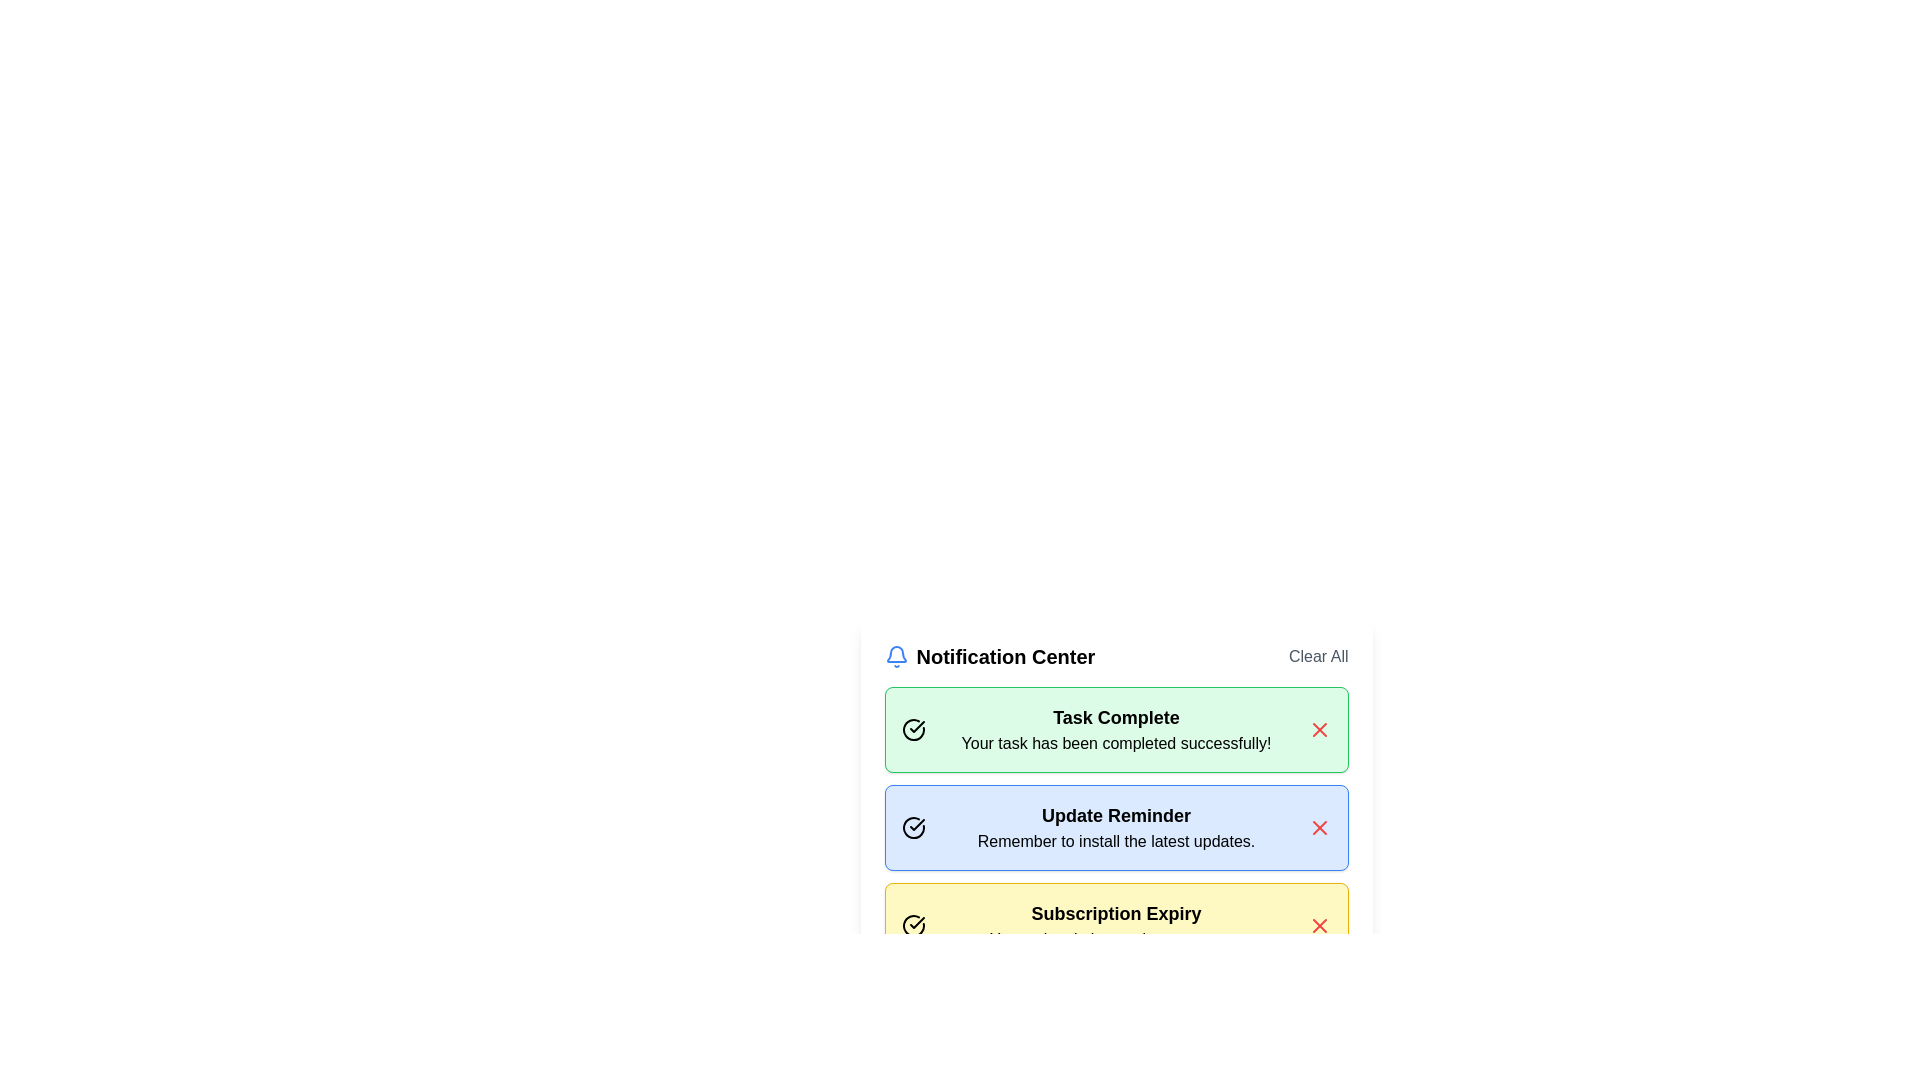 This screenshot has height=1080, width=1920. Describe the element at coordinates (1319, 729) in the screenshot. I see `the red circular button with an 'X' icon in the top-right corner of the 'Task Complete' notification card` at that location.